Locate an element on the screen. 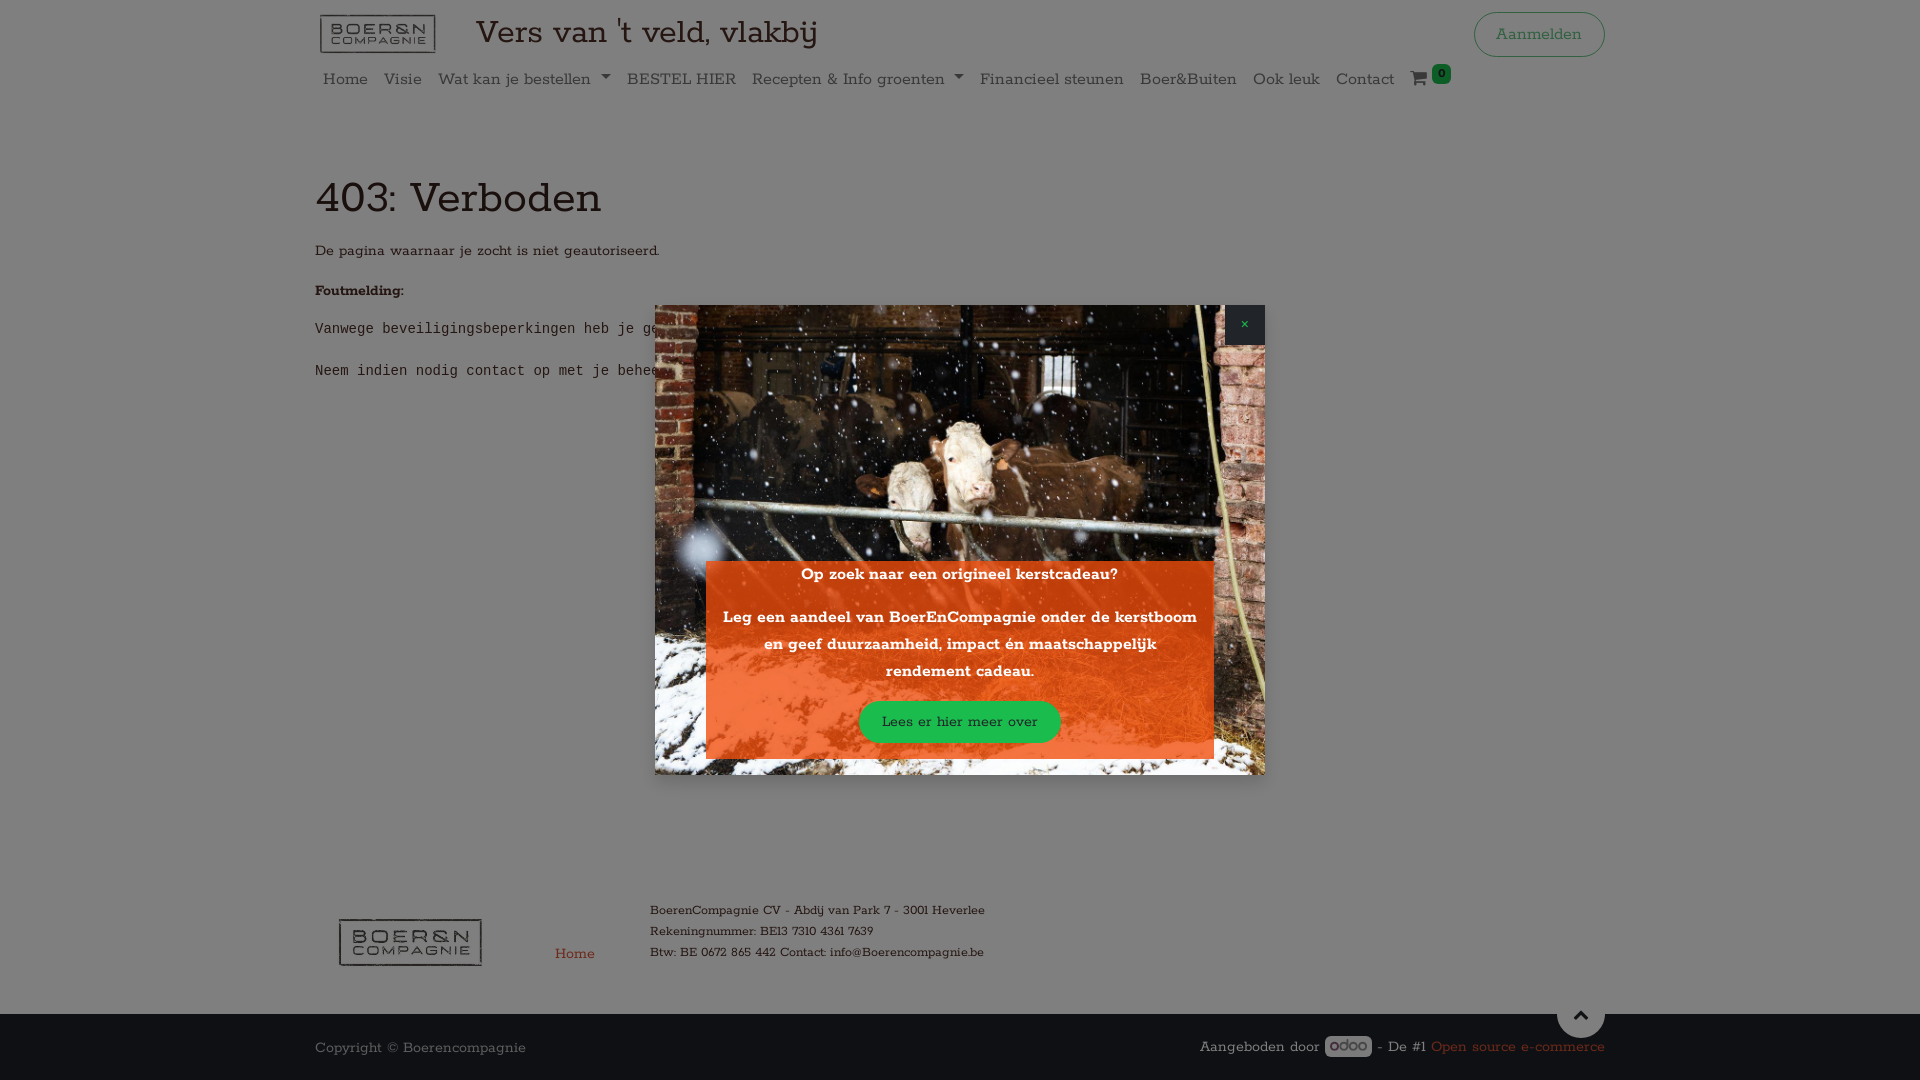 The height and width of the screenshot is (1080, 1920). 'Ook leuk' is located at coordinates (1286, 78).